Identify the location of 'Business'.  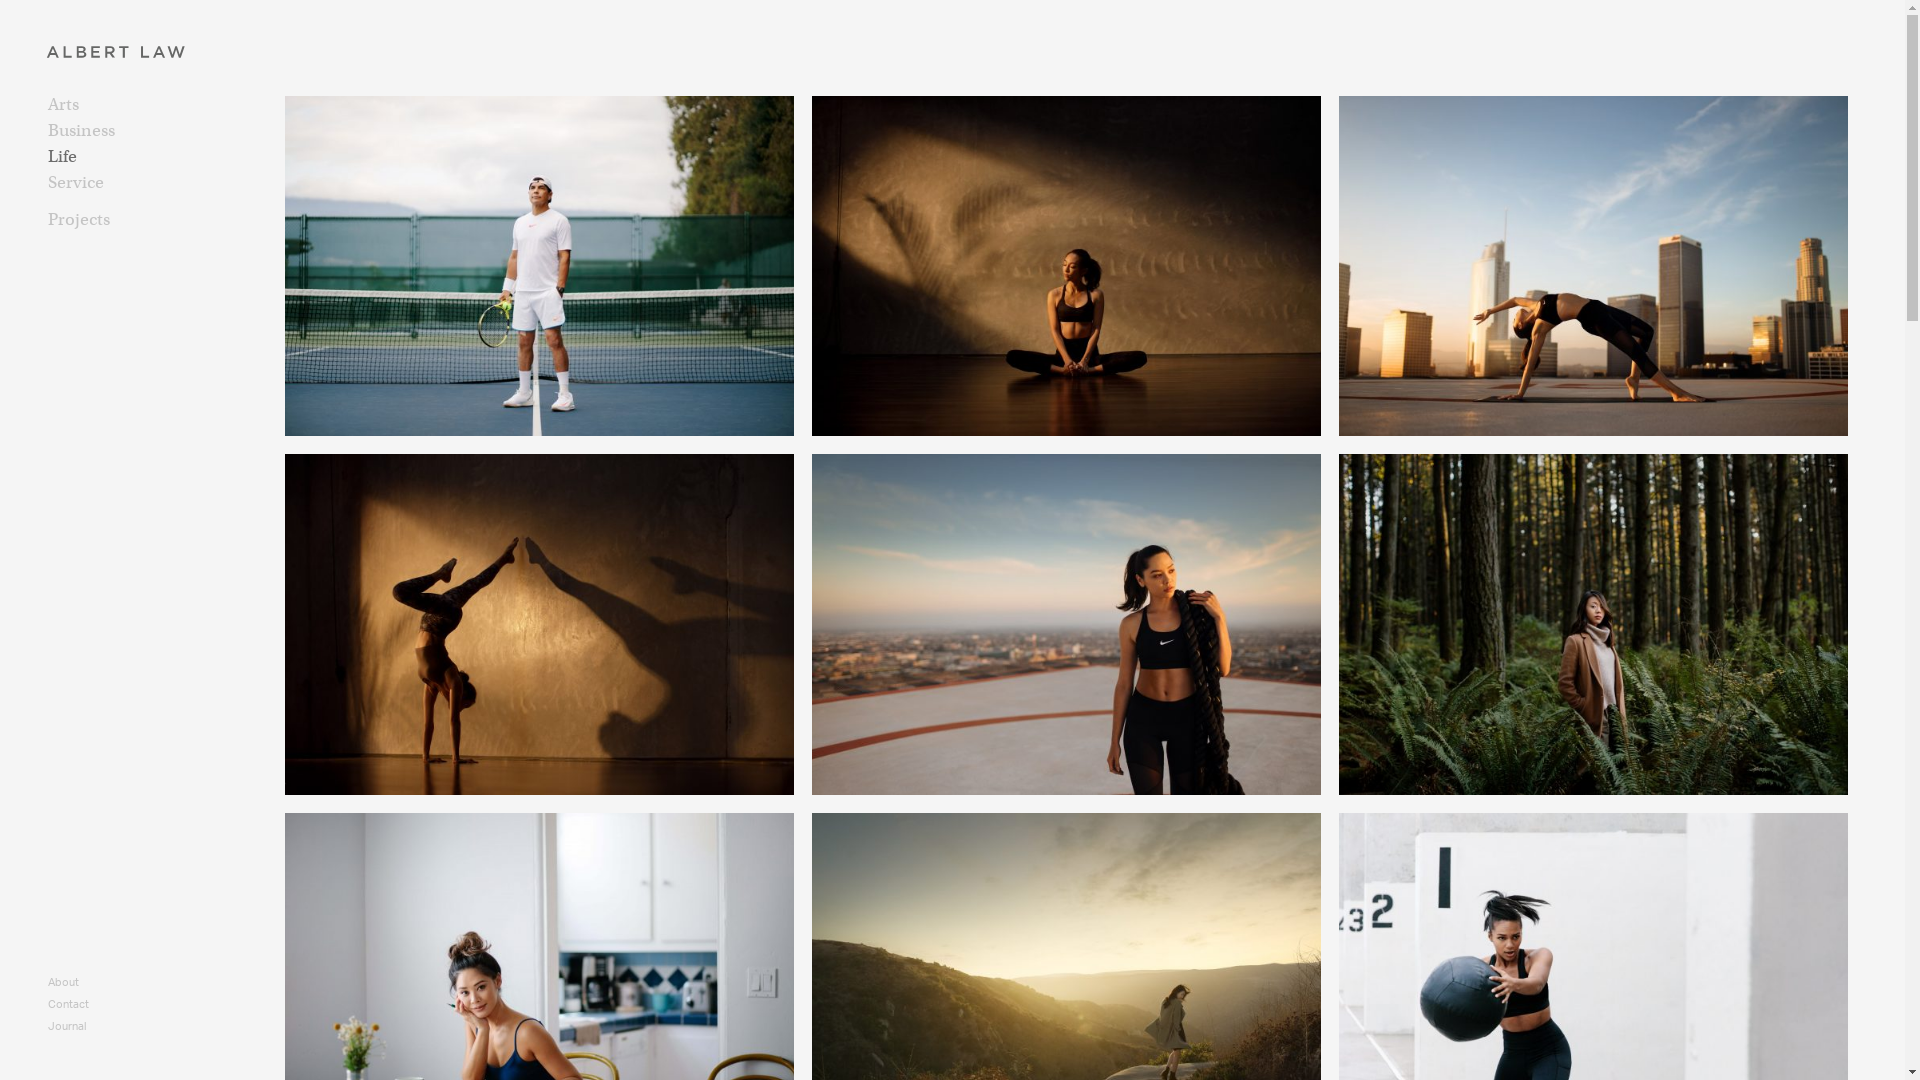
(48, 131).